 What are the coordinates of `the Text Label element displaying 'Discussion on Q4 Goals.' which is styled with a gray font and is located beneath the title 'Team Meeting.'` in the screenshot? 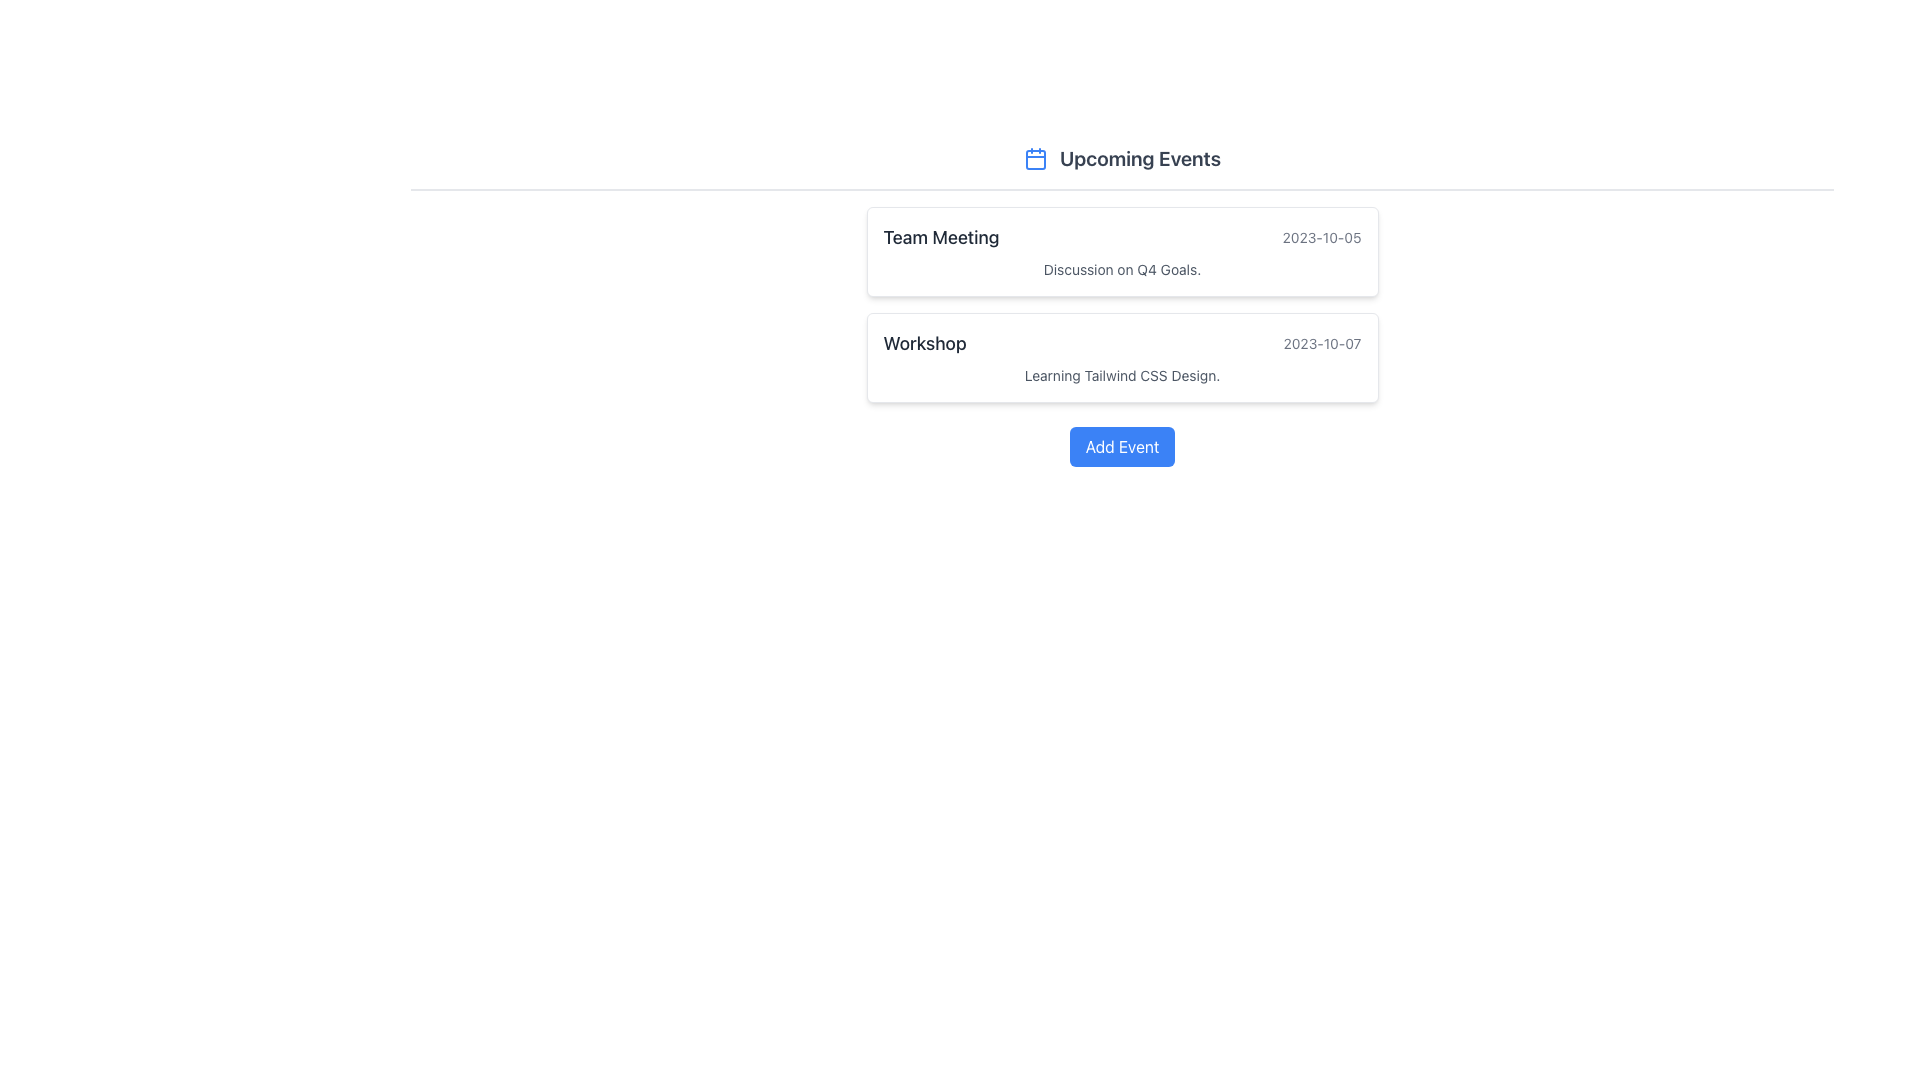 It's located at (1122, 270).